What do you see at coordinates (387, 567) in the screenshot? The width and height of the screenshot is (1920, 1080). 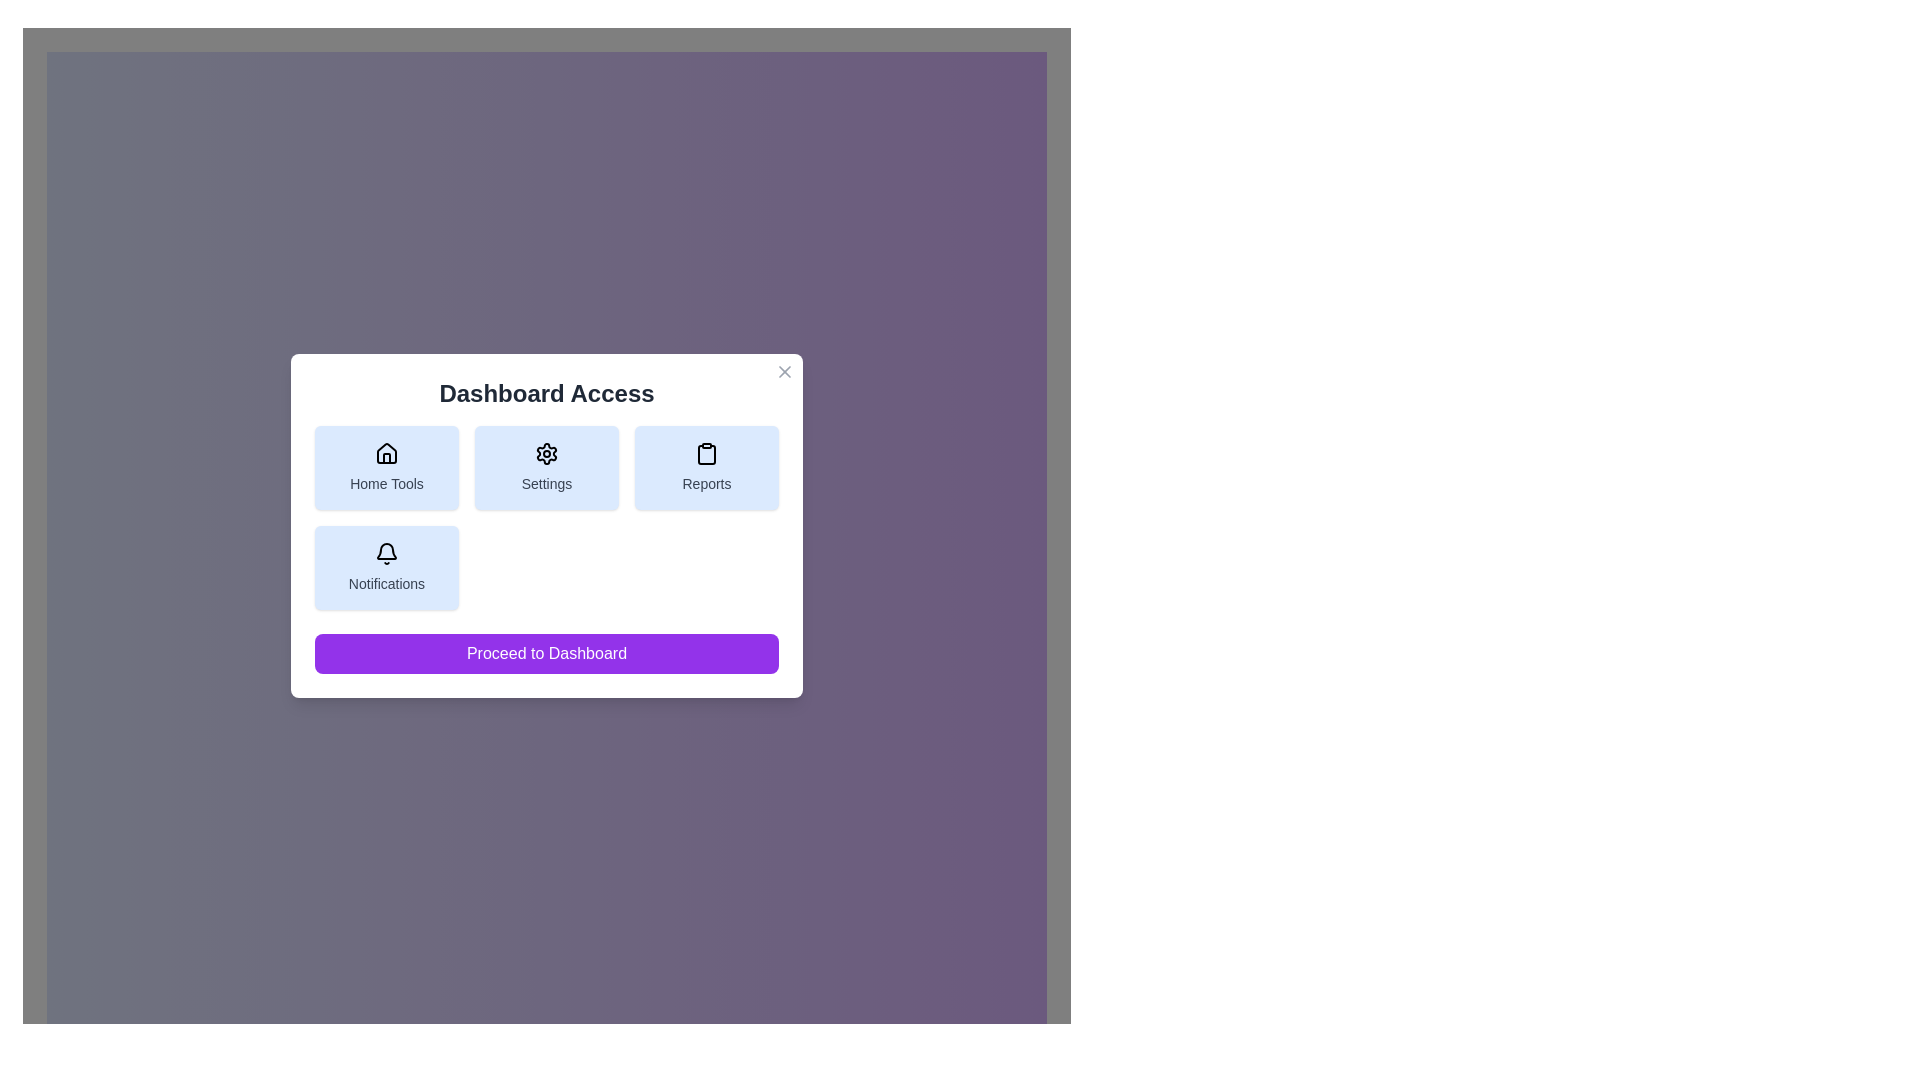 I see `the 'Notifications' button with a light blue background and bell icon located in the bottom-left corner of the 'Dashboard Access' modal` at bounding box center [387, 567].